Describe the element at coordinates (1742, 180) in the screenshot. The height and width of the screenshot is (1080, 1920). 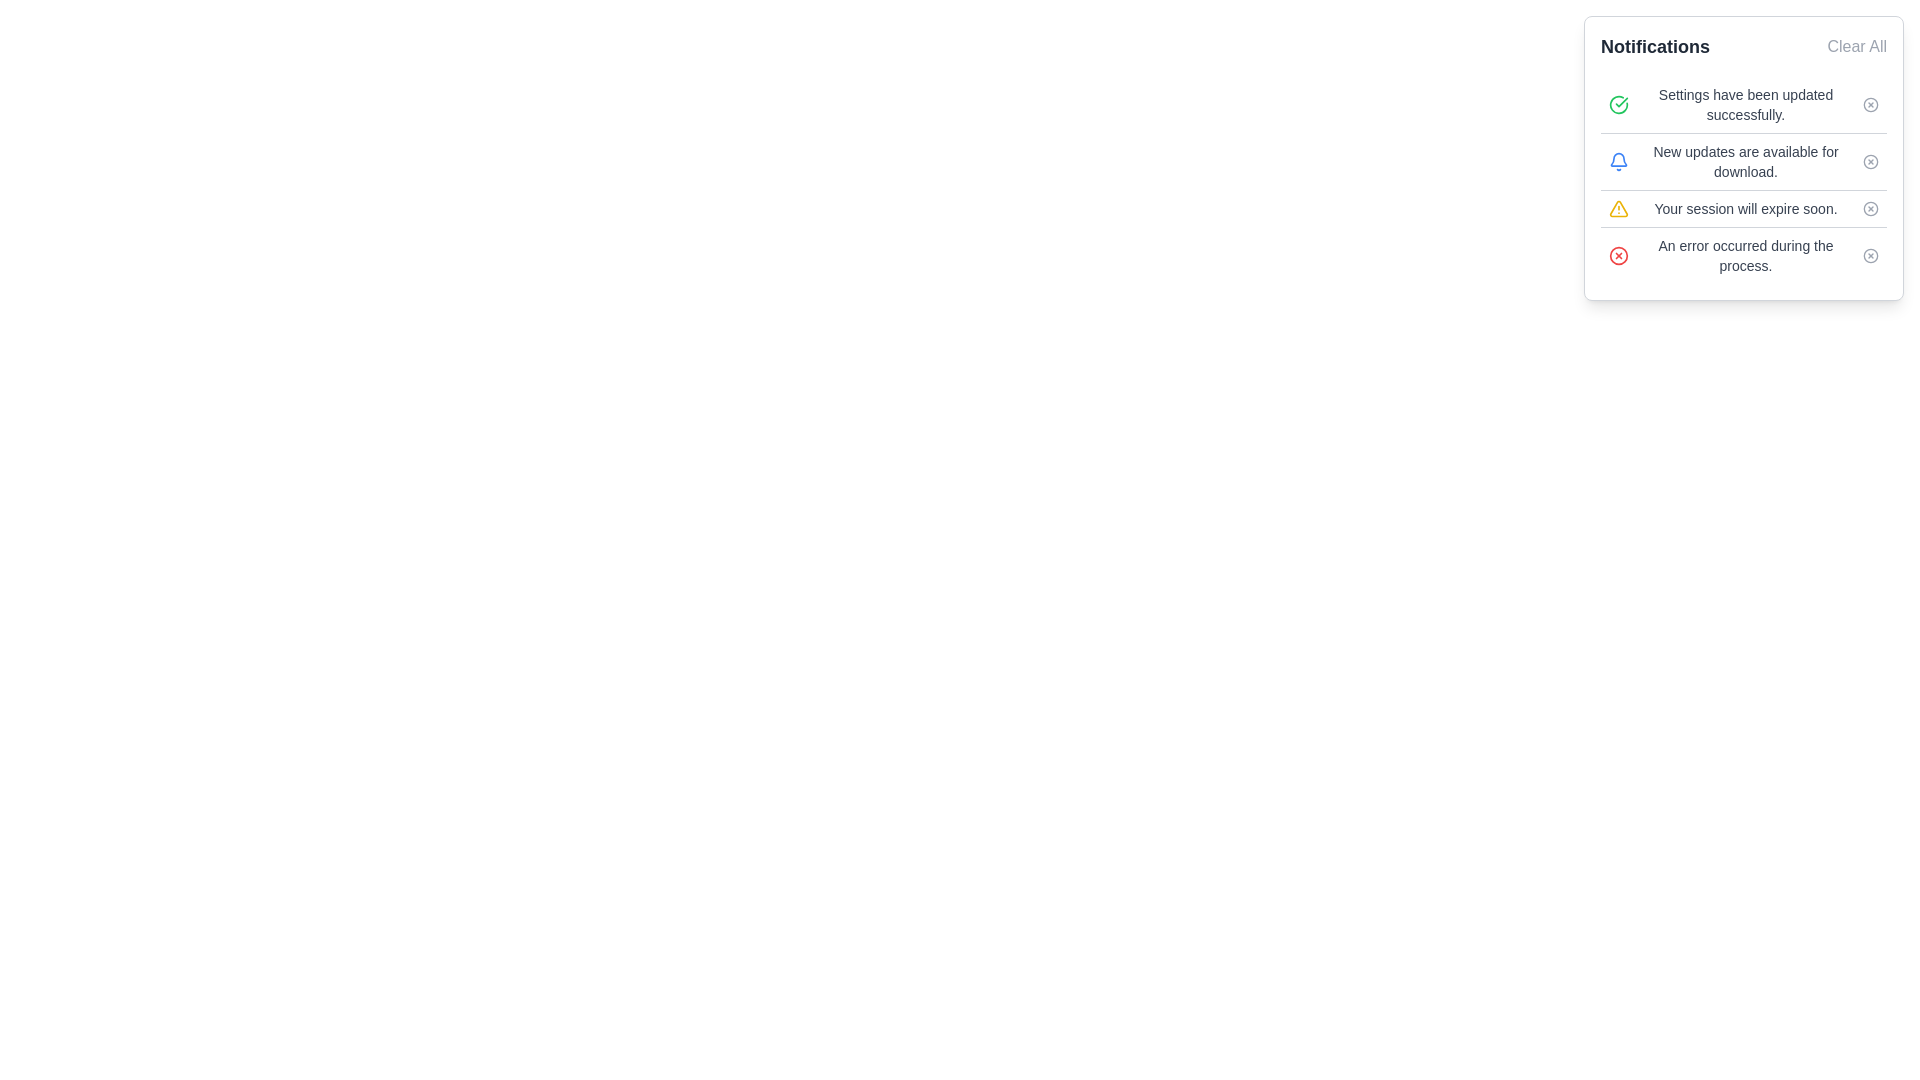
I see `the icon associated with the second notification entry in the notification list, which is styled with borders and contains an icon, text, and a supplementary icon` at that location.